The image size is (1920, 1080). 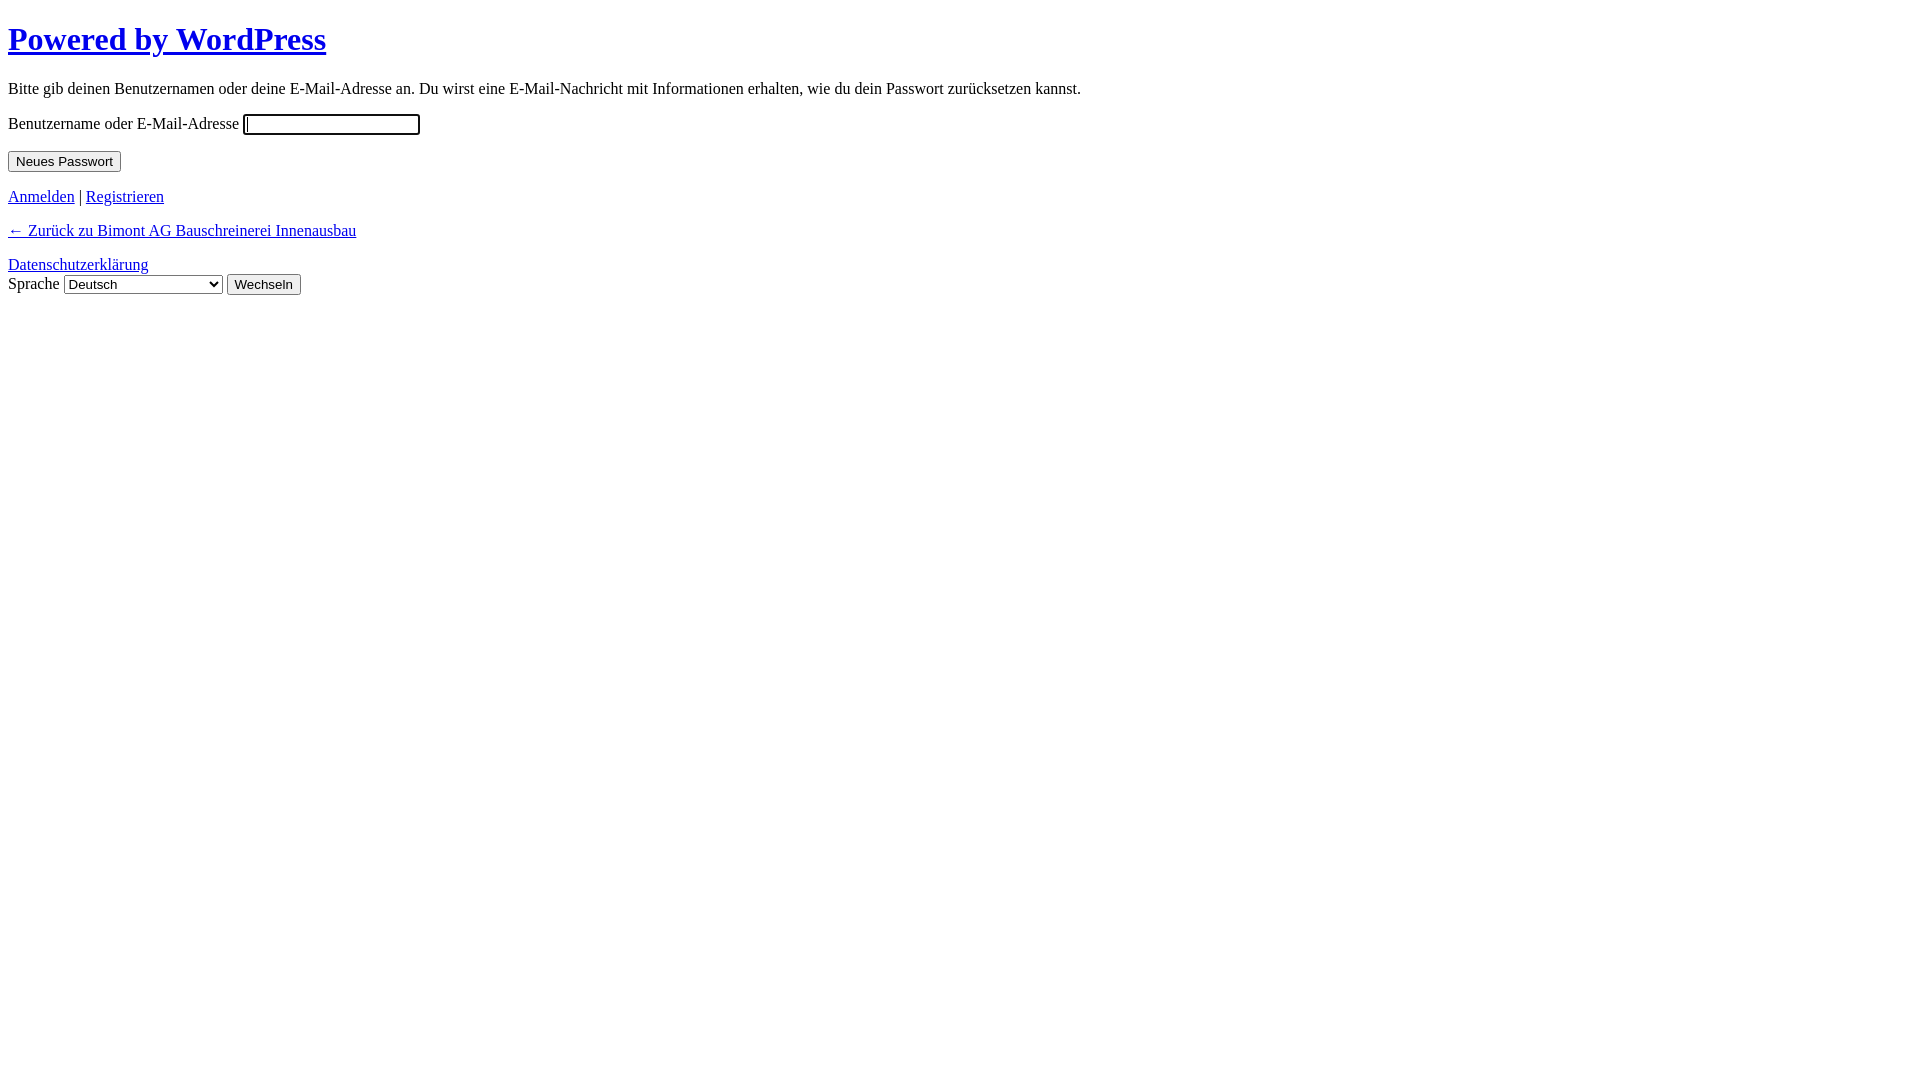 I want to click on 'Registrieren', so click(x=123, y=196).